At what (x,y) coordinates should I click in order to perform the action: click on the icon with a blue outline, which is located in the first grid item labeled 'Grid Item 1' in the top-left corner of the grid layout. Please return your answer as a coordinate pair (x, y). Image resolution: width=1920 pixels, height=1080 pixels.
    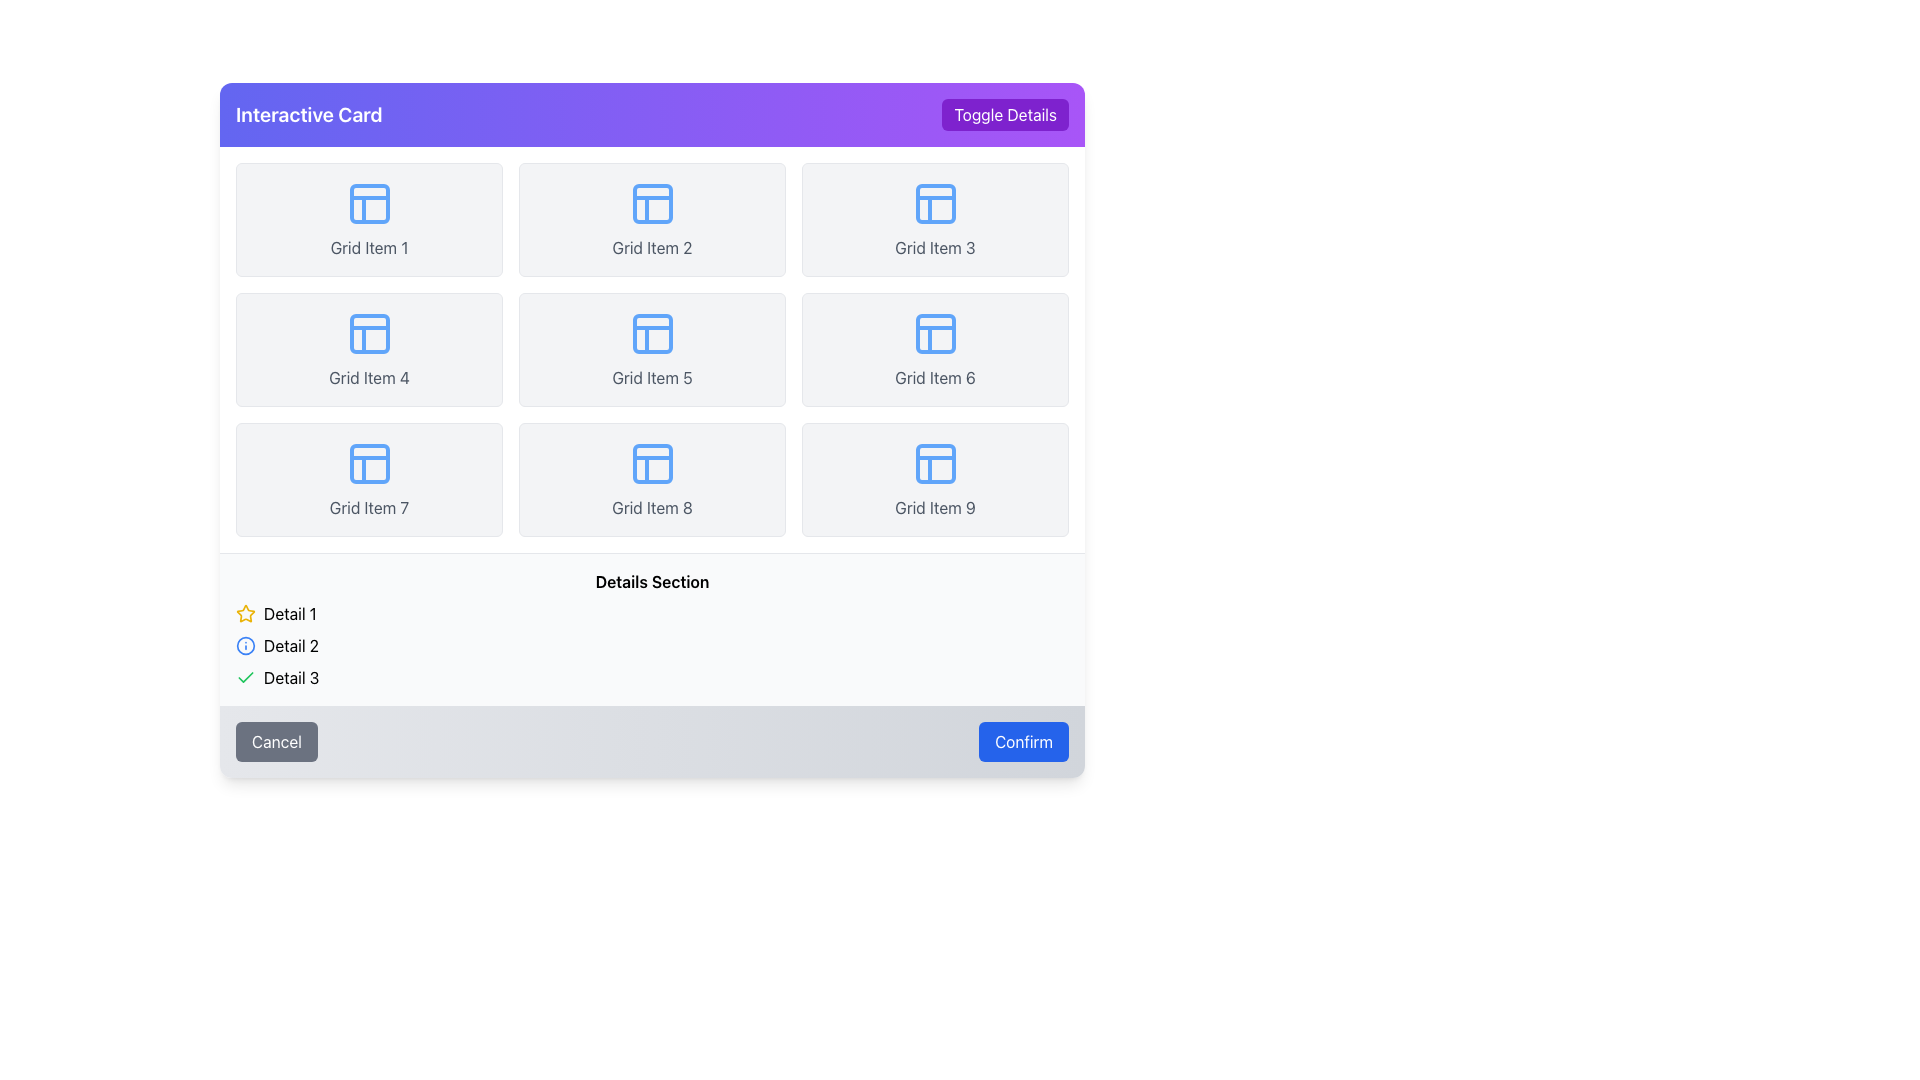
    Looking at the image, I should click on (369, 204).